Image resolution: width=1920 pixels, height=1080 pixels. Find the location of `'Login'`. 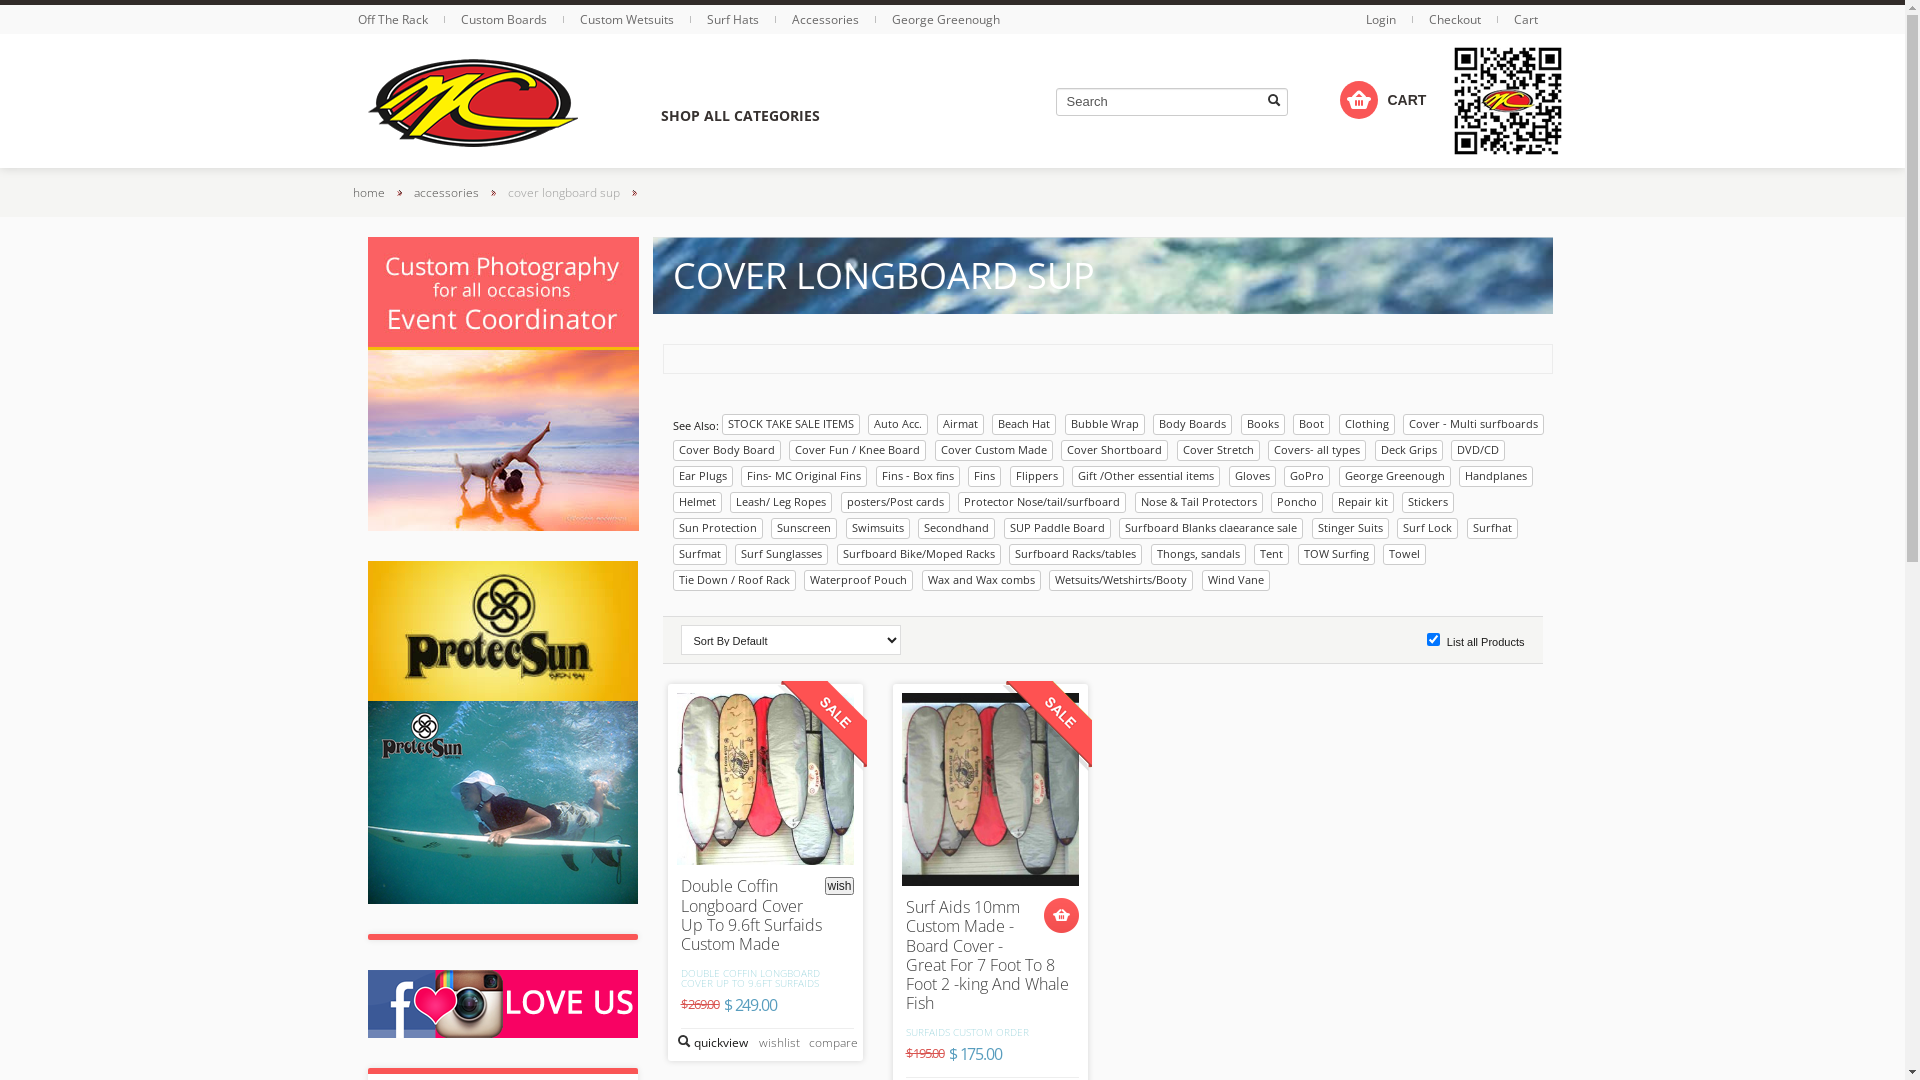

'Login' is located at coordinates (1365, 19).